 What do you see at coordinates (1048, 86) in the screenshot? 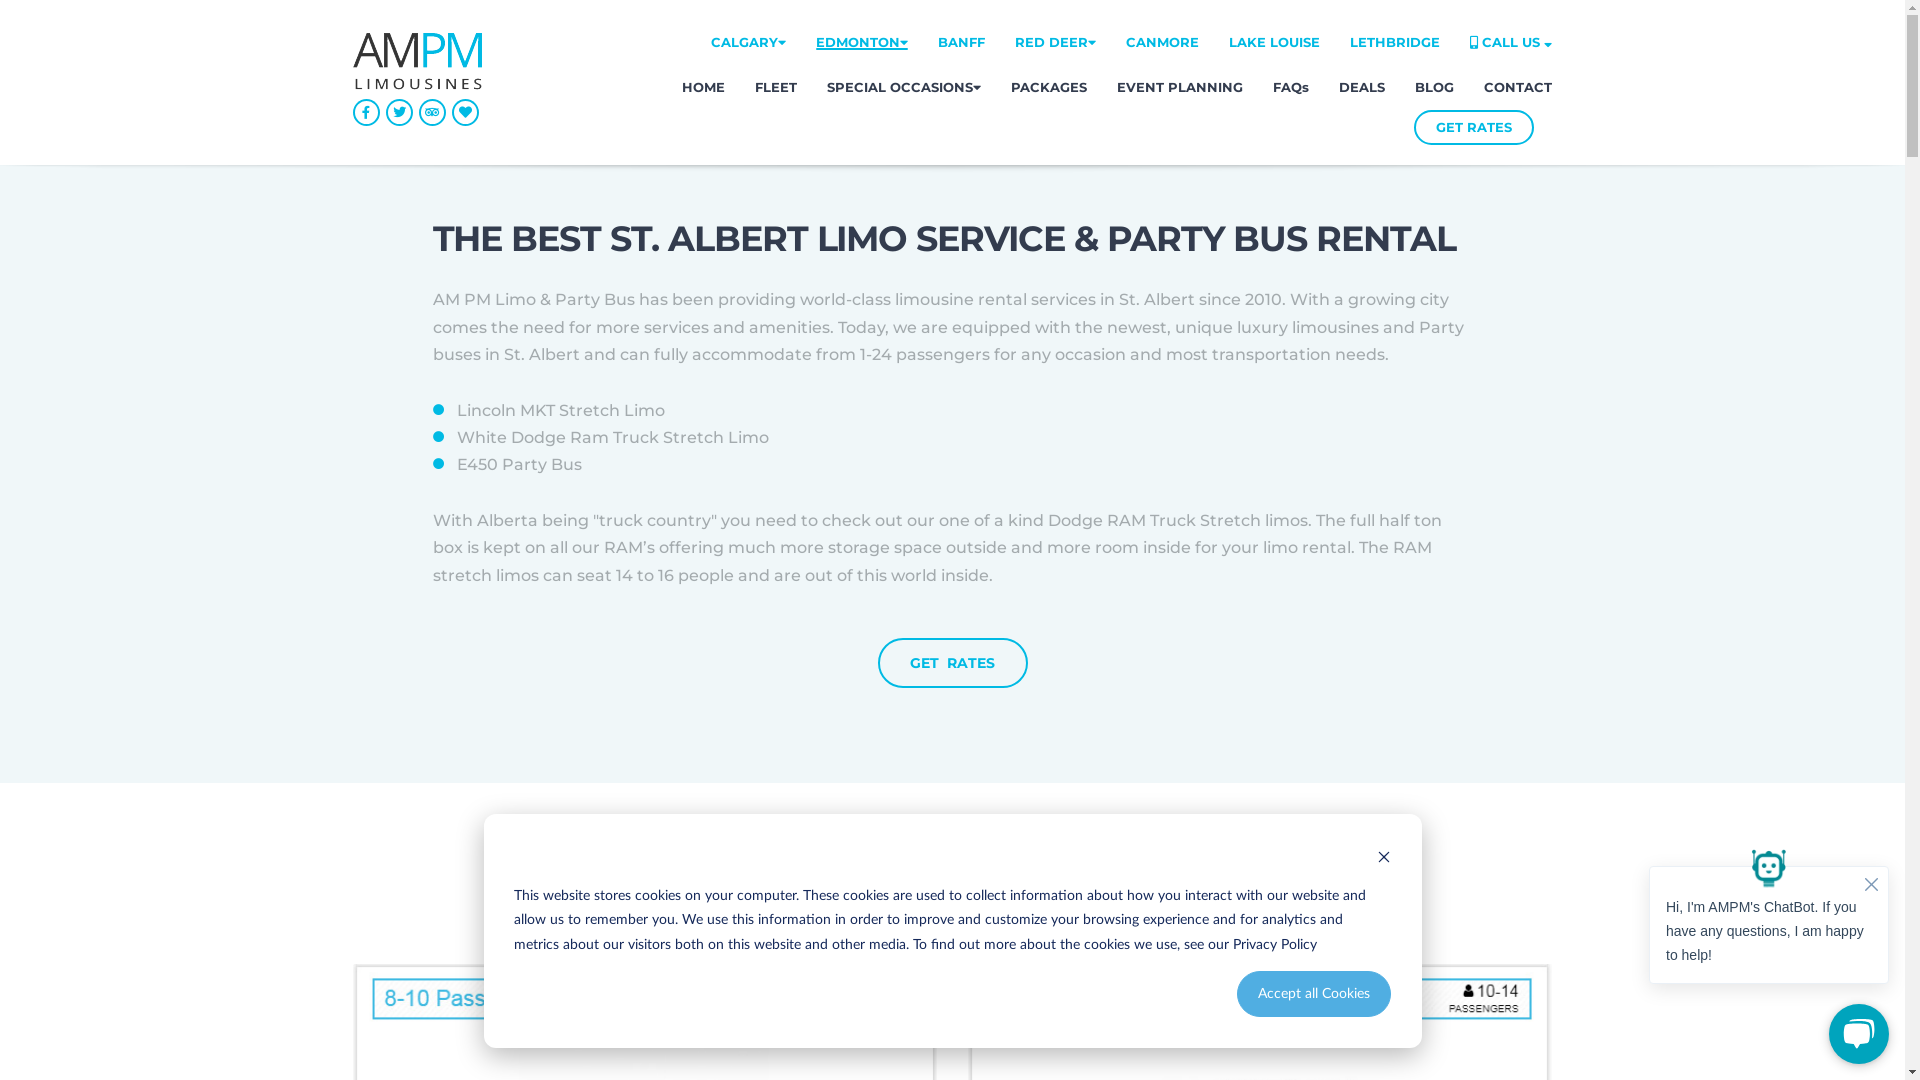
I see `'PACKAGES'` at bounding box center [1048, 86].